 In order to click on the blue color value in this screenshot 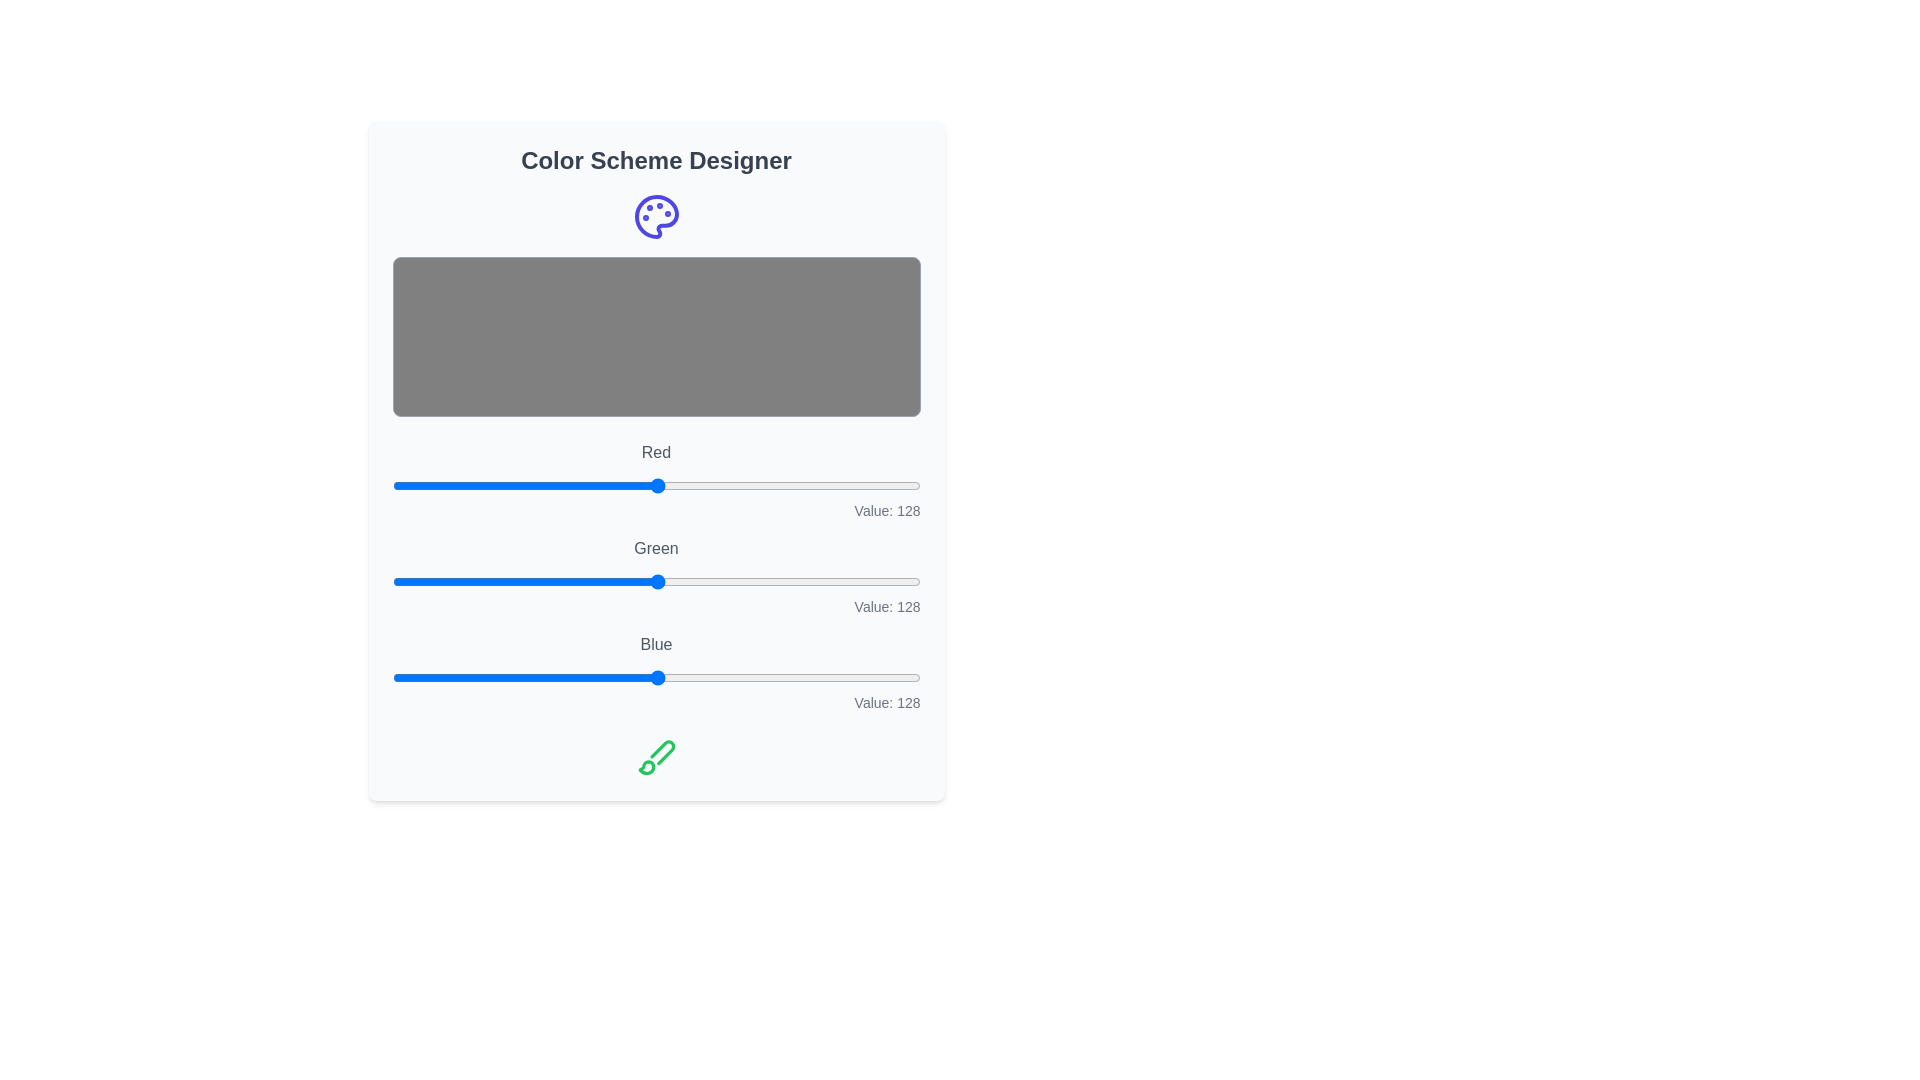, I will do `click(845, 677)`.